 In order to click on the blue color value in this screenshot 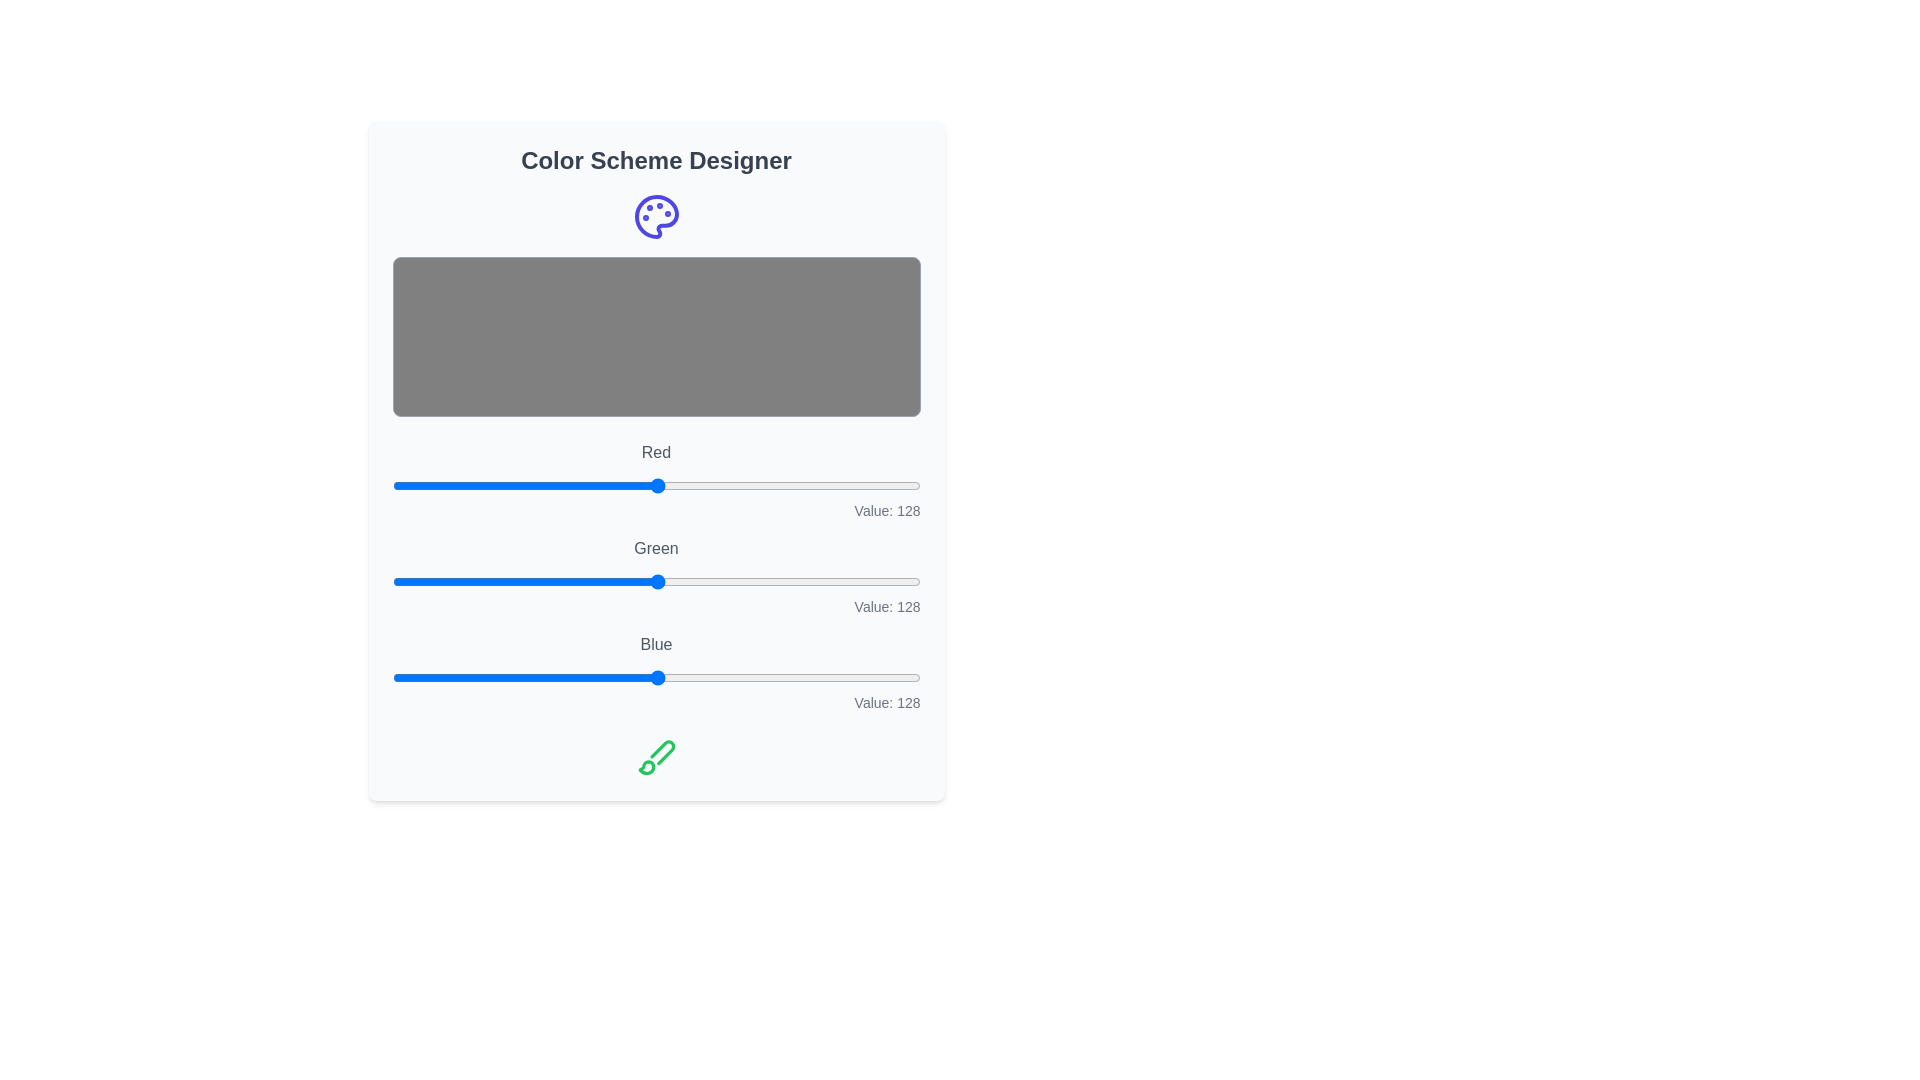, I will do `click(845, 677)`.